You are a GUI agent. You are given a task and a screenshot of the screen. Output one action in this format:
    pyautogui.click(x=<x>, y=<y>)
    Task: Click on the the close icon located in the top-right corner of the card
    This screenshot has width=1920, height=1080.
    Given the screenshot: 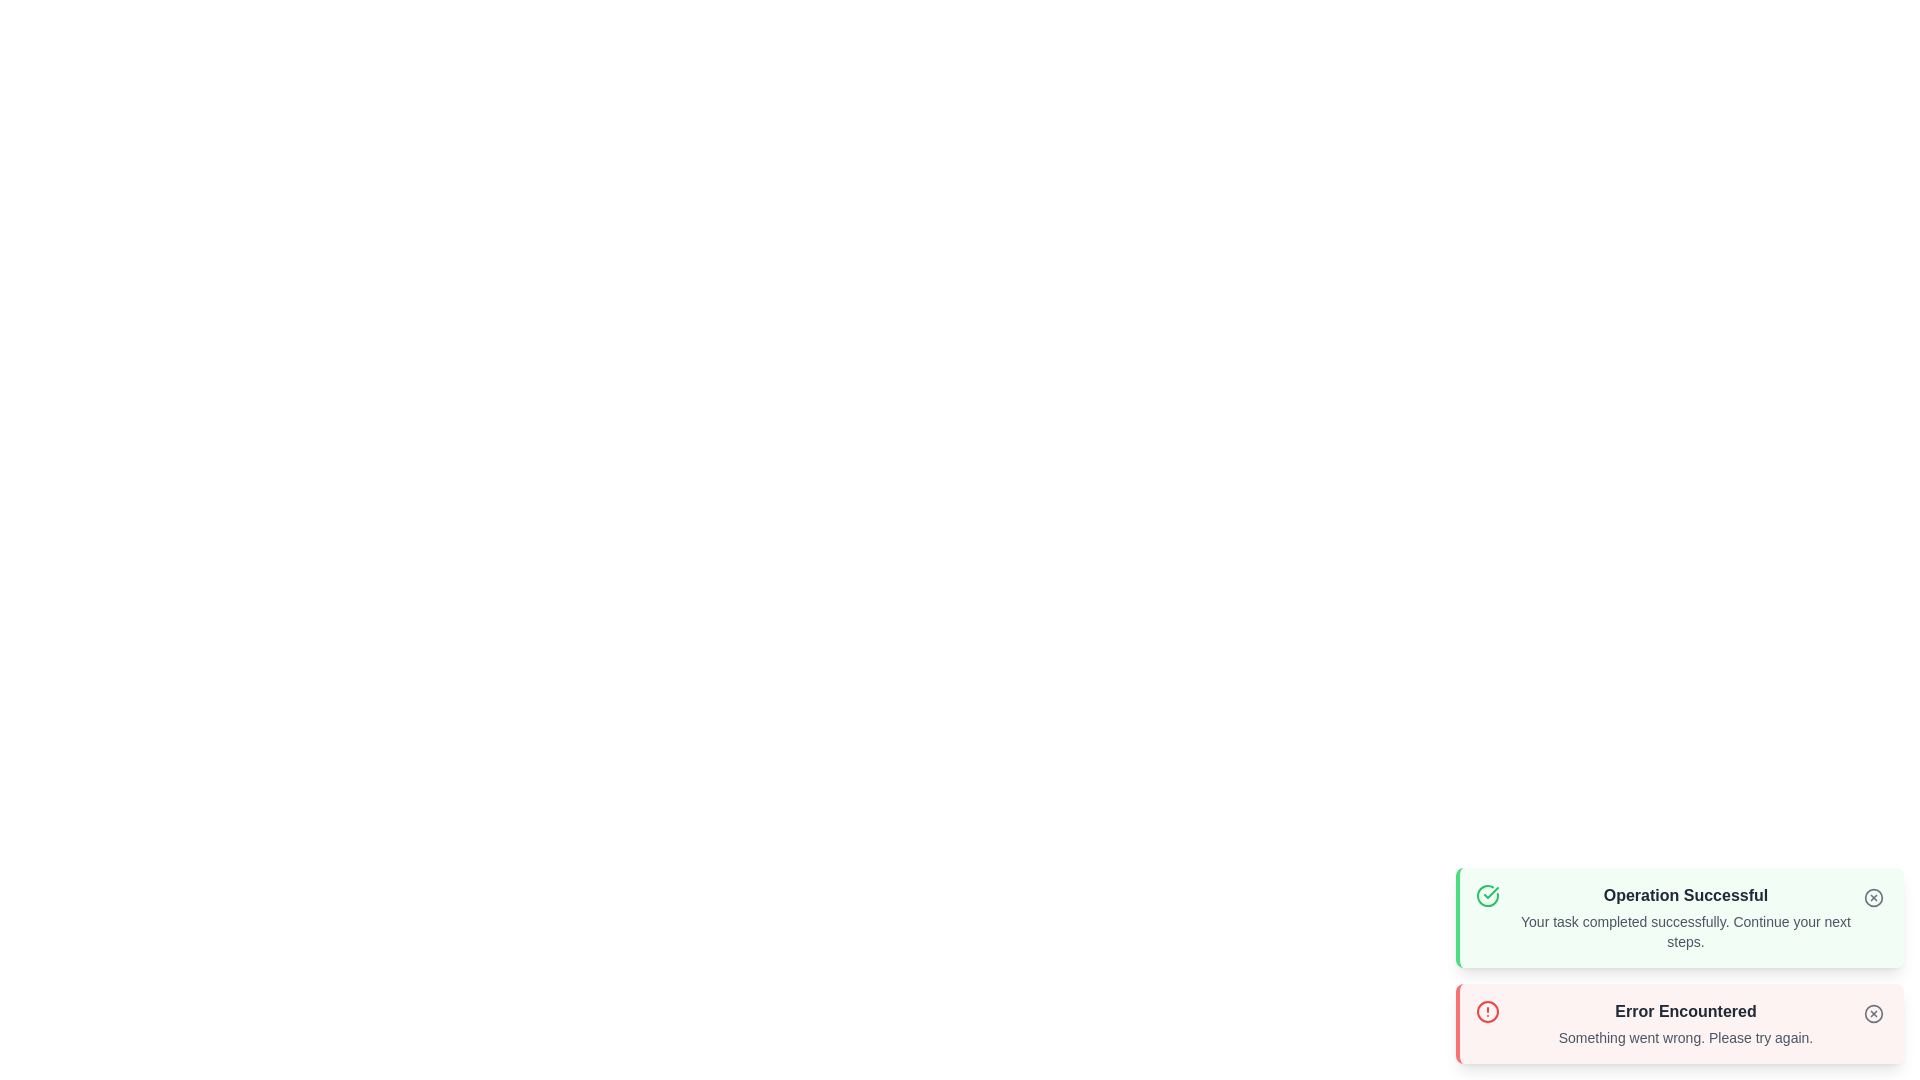 What is the action you would take?
    pyautogui.click(x=1872, y=897)
    